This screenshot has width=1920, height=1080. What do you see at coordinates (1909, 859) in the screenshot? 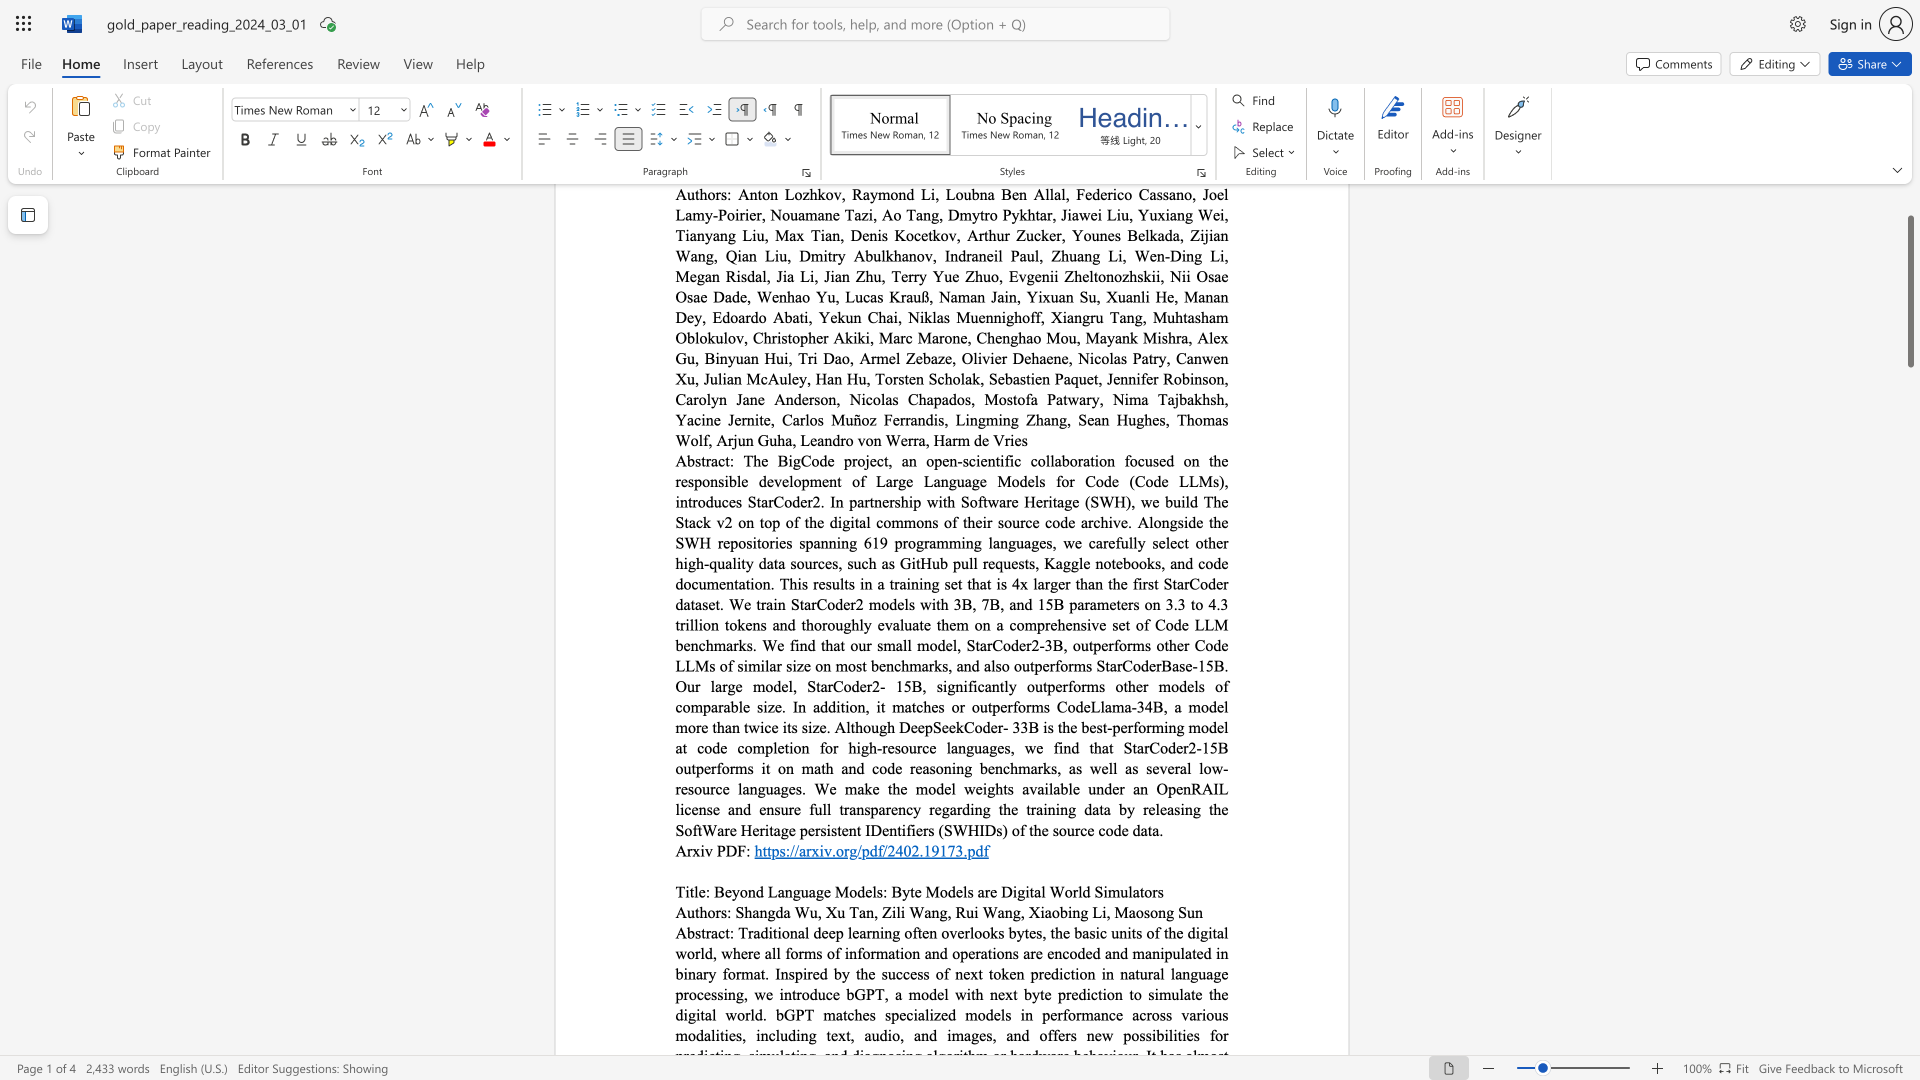
I see `the scrollbar to adjust the page downward` at bounding box center [1909, 859].